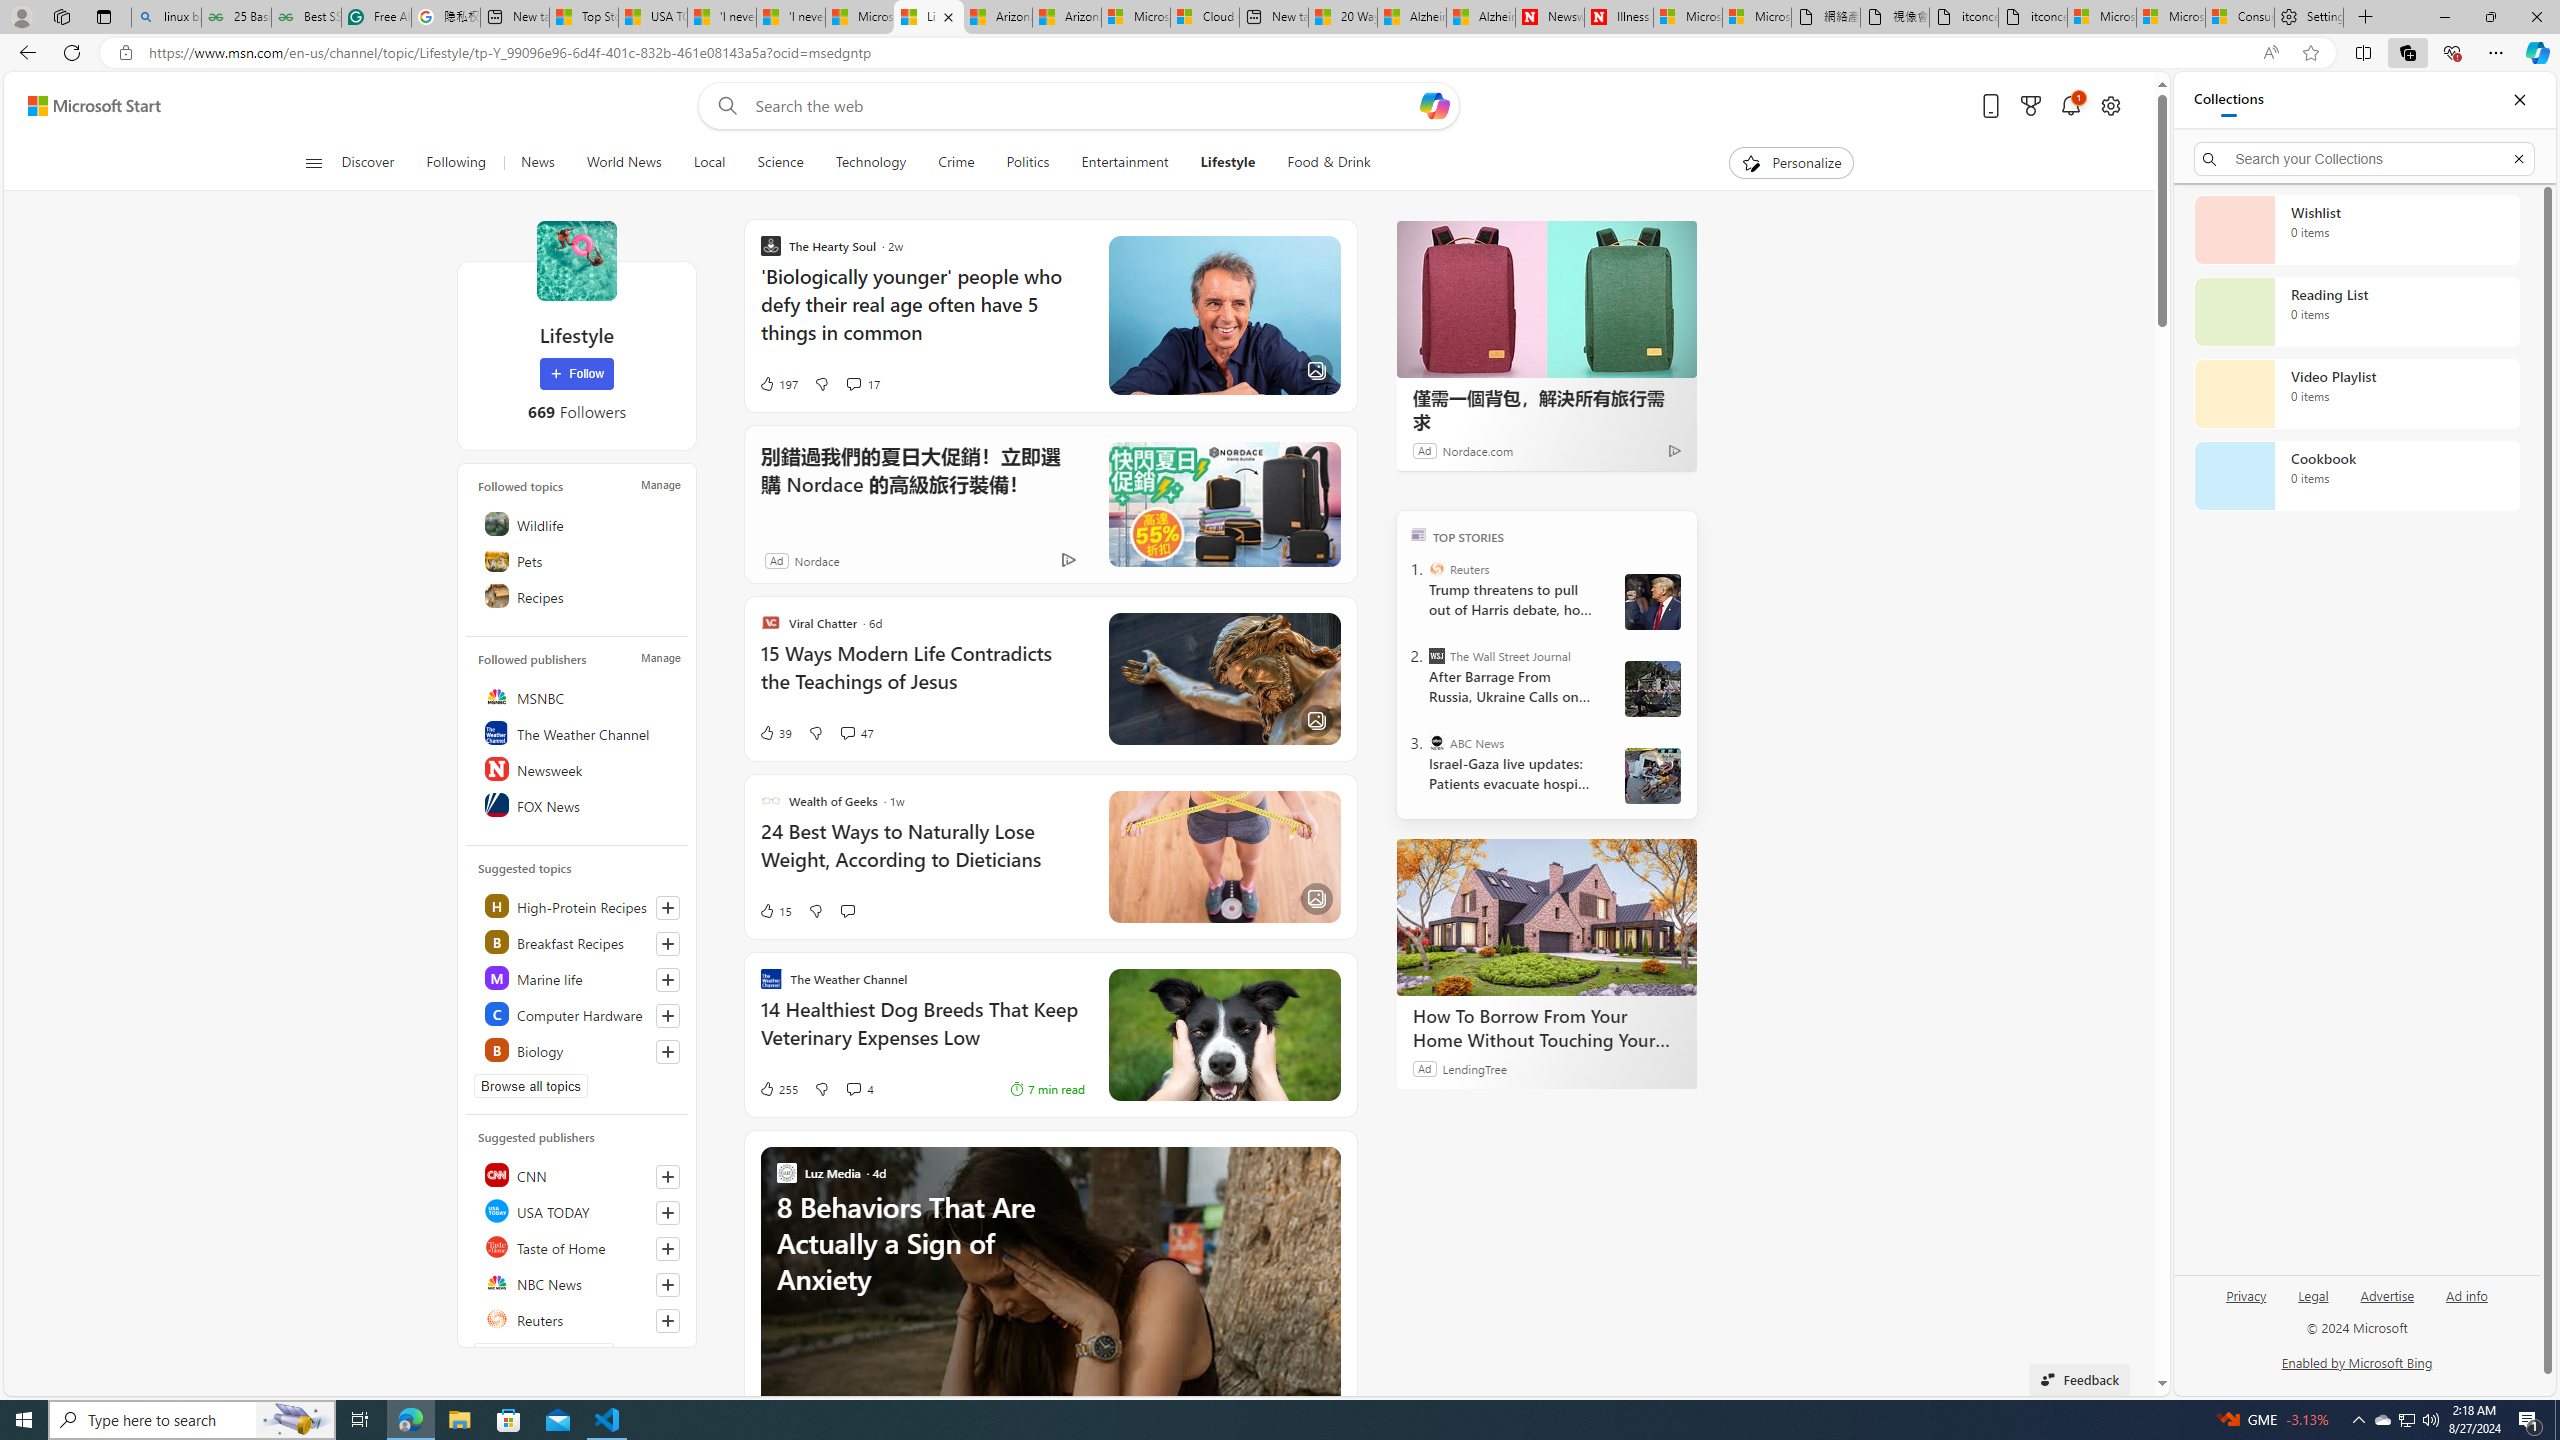 The height and width of the screenshot is (1440, 2560). I want to click on 'New Tab', so click(2365, 16).